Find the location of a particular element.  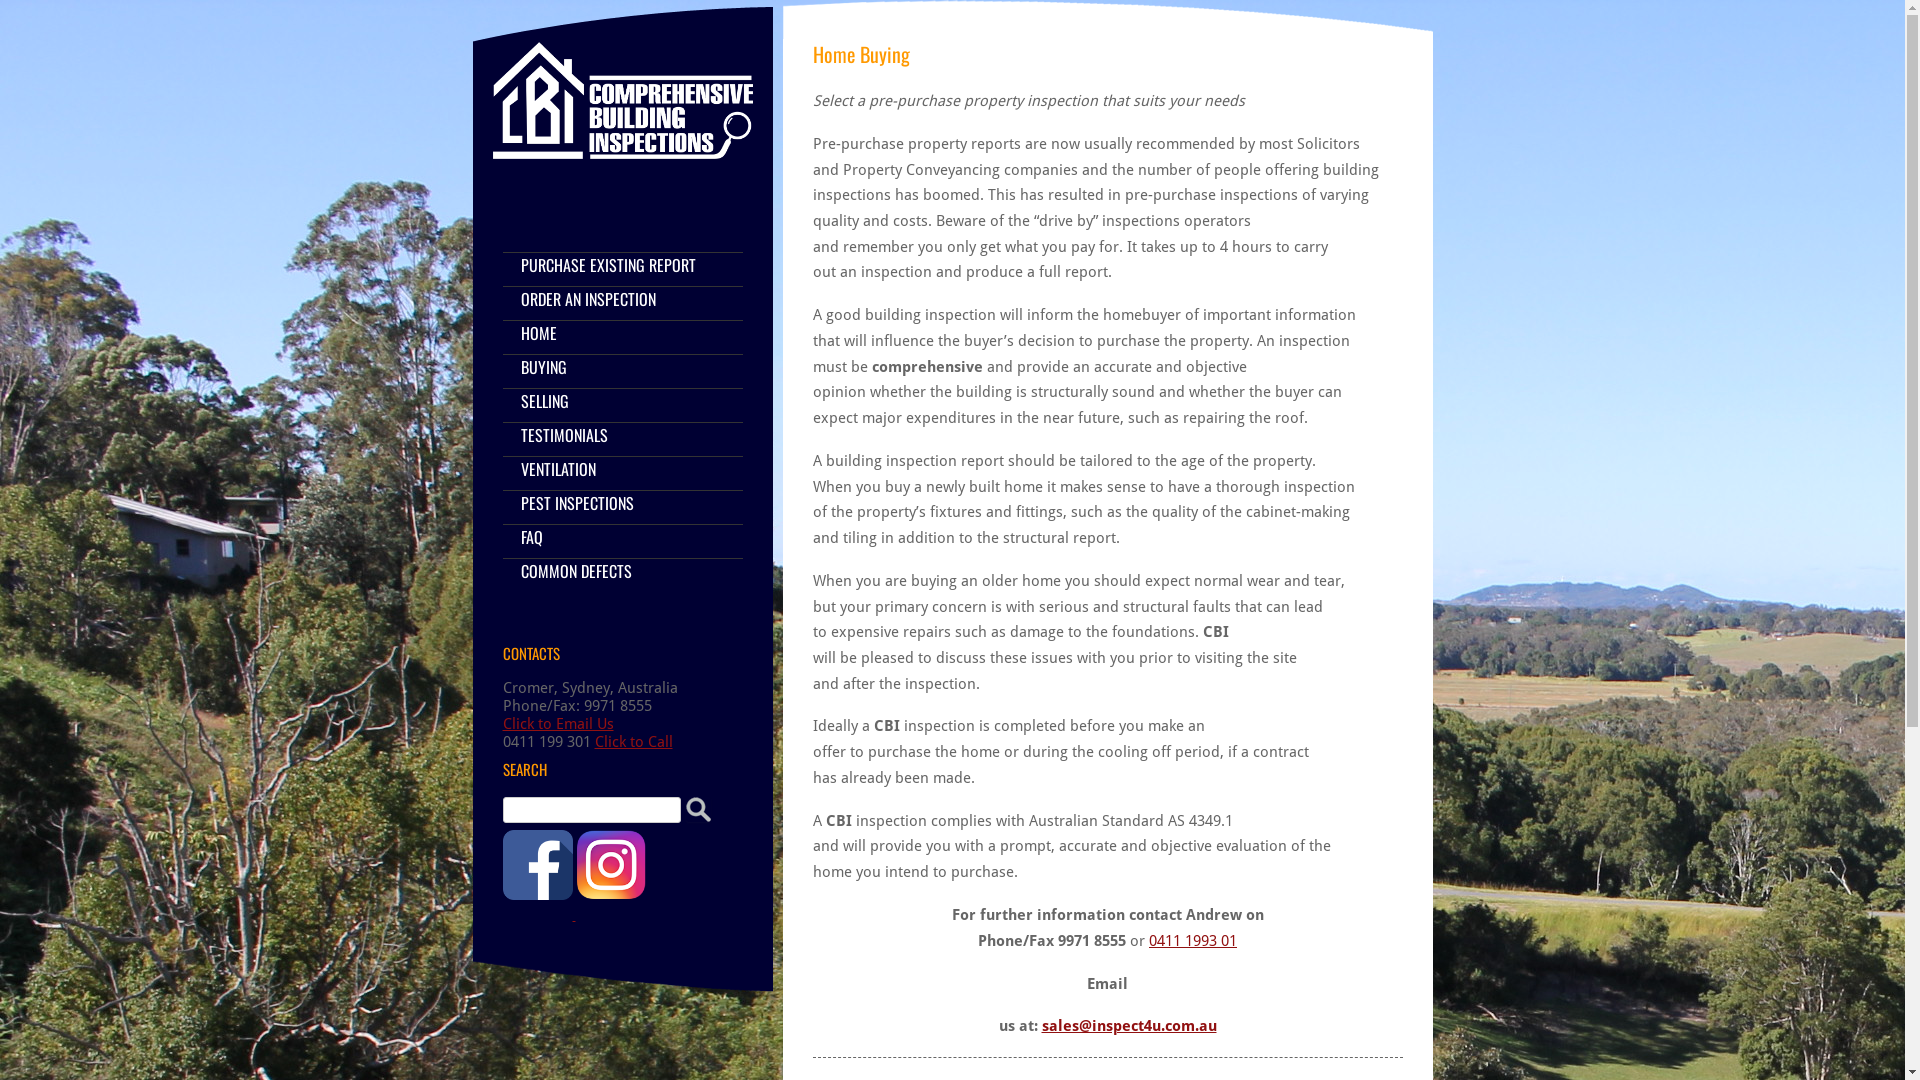

'Search' is located at coordinates (698, 808).